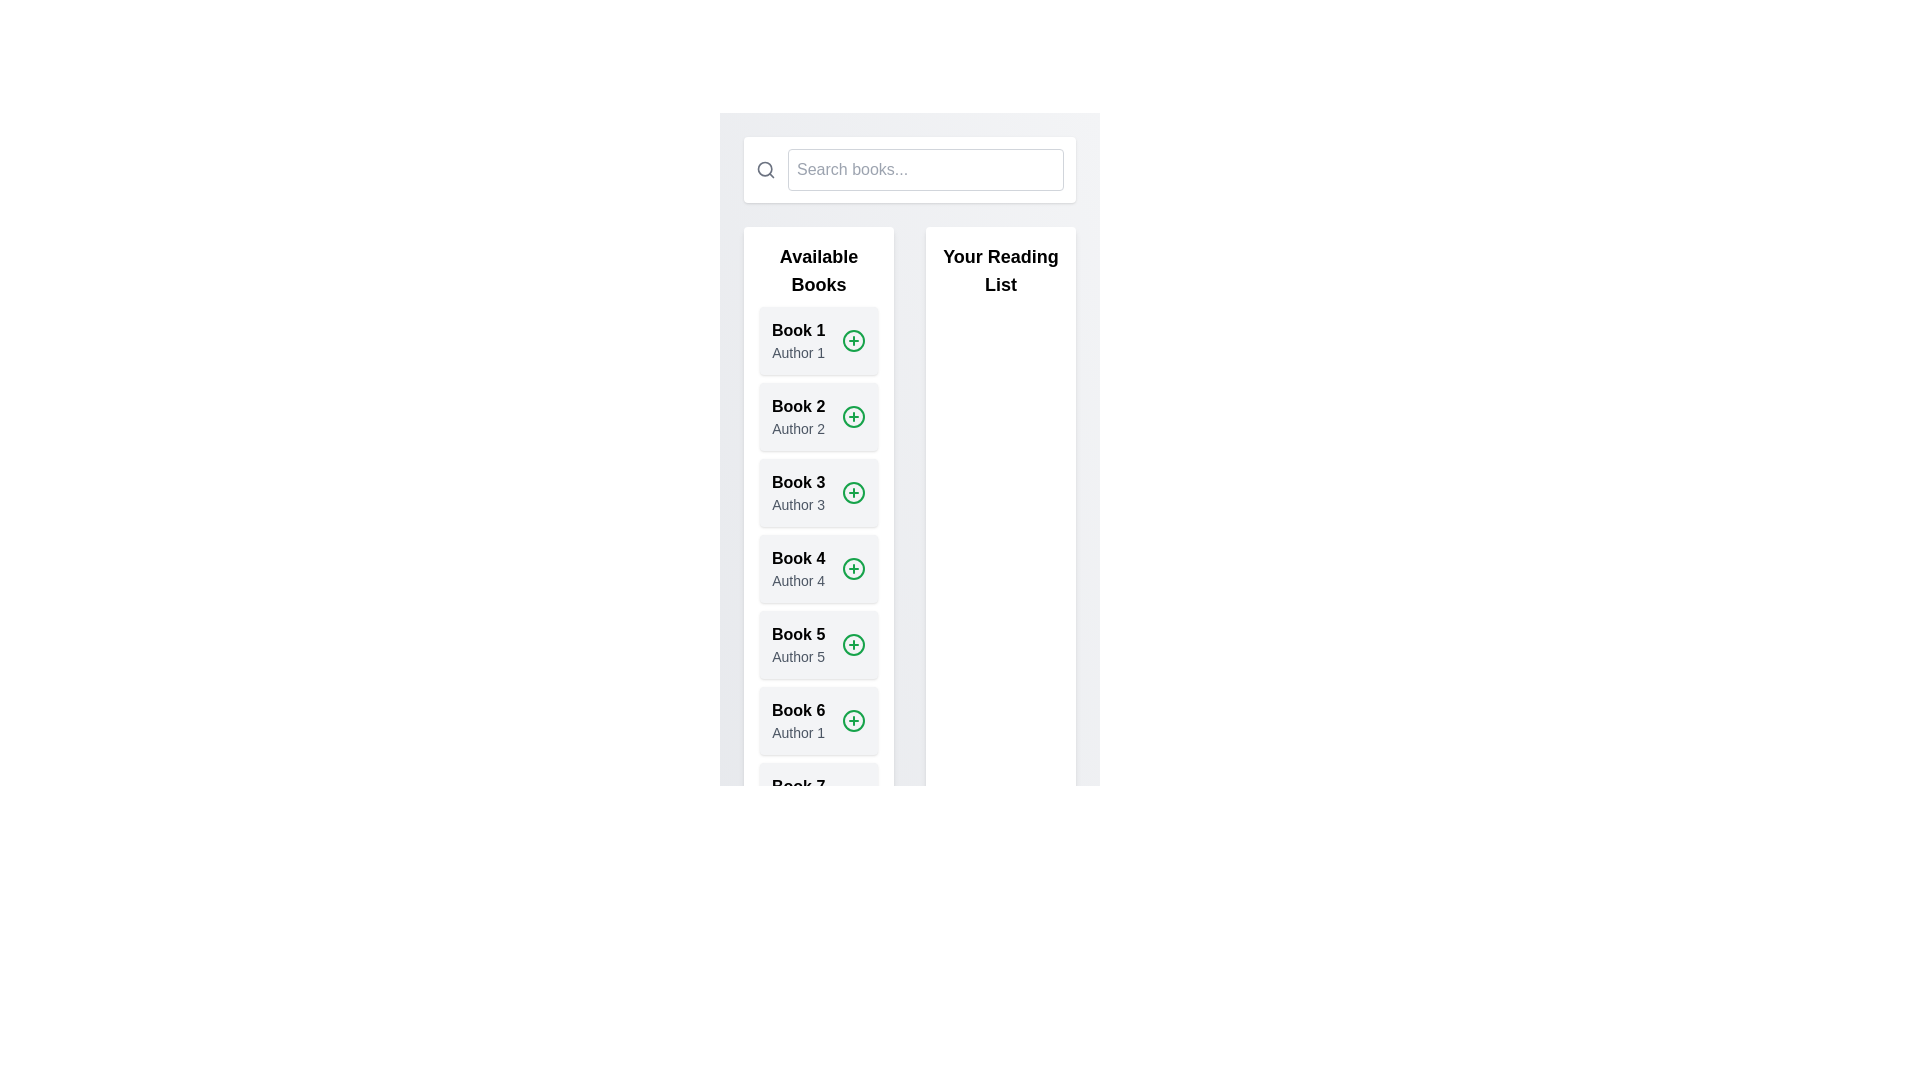 This screenshot has width=1920, height=1080. What do you see at coordinates (797, 796) in the screenshot?
I see `the Text label/card element that displays 'Book 7' and 'Author 2'` at bounding box center [797, 796].